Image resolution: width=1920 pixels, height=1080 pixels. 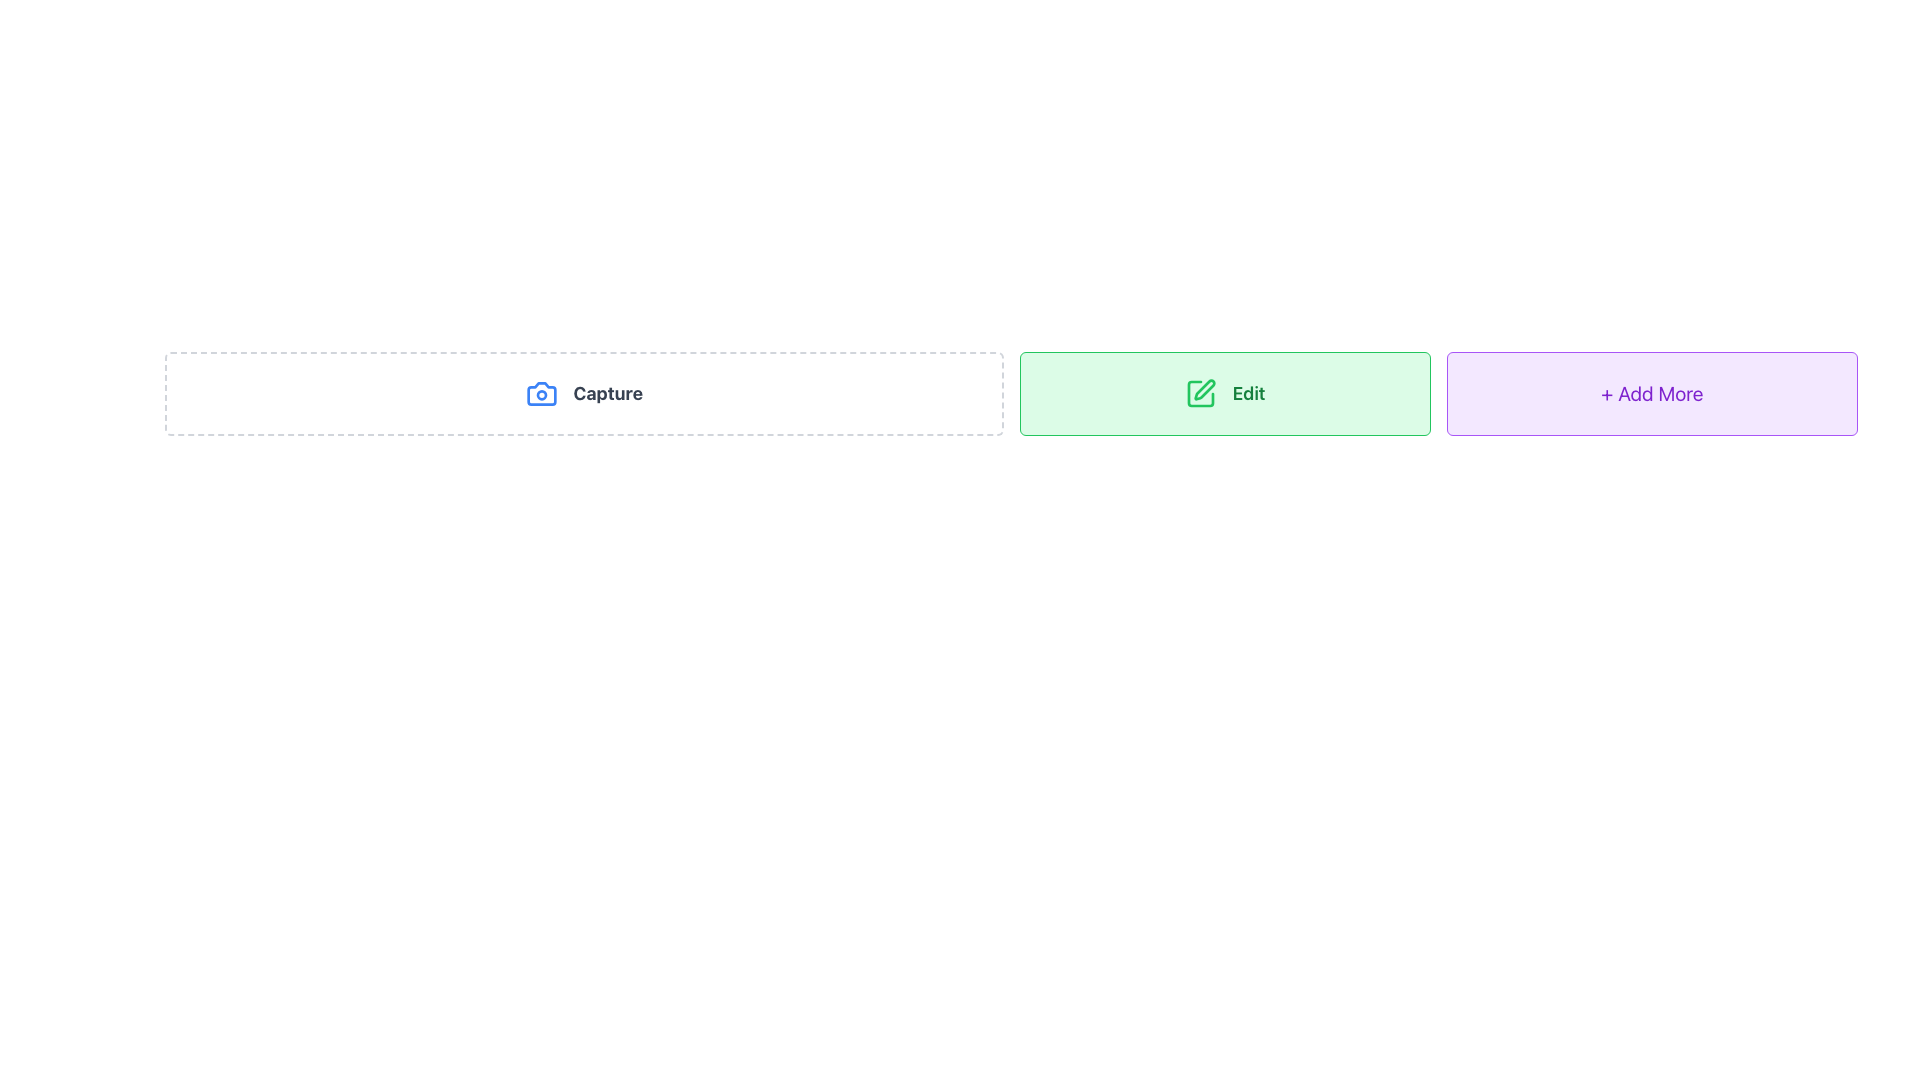 What do you see at coordinates (1652, 393) in the screenshot?
I see `text displayed in the '+ Add More' label, which is a purple text label inside a rectangular button-like structure on the right side of the interface` at bounding box center [1652, 393].